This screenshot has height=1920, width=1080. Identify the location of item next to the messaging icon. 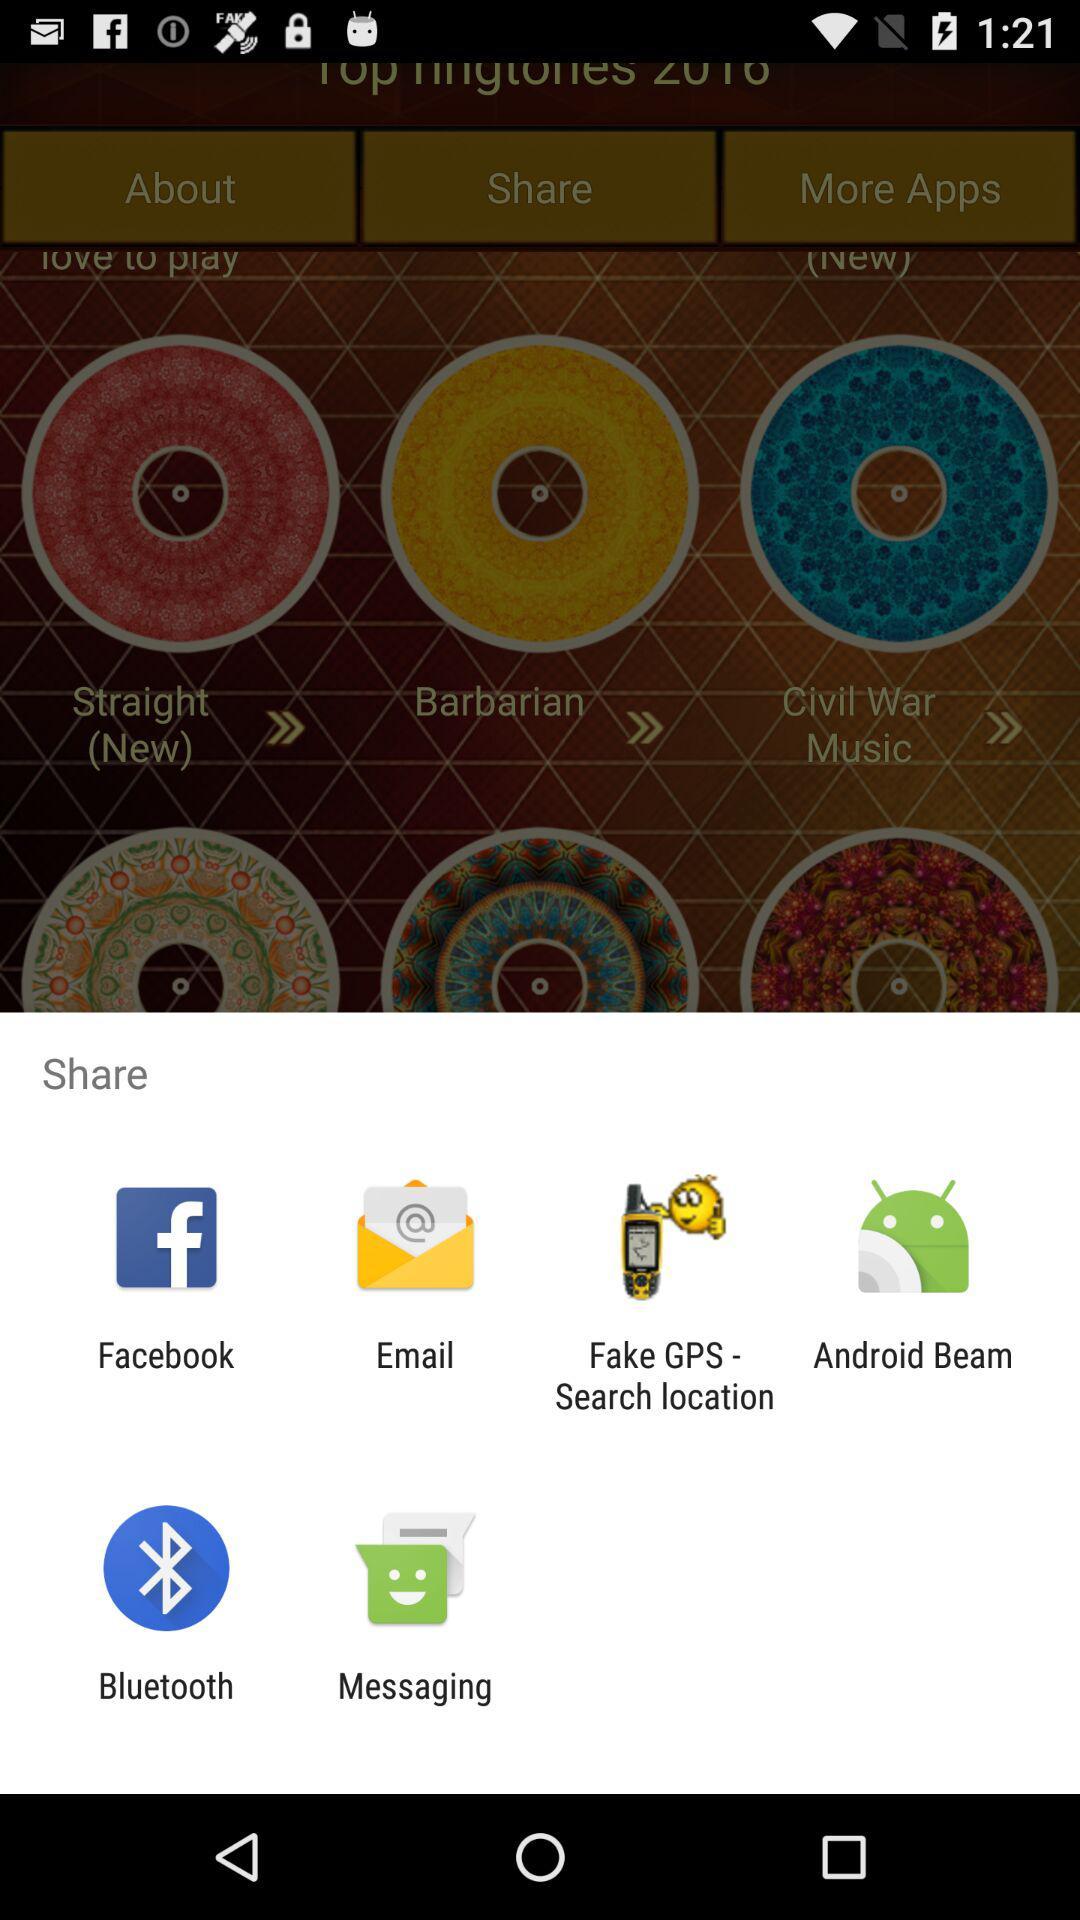
(165, 1705).